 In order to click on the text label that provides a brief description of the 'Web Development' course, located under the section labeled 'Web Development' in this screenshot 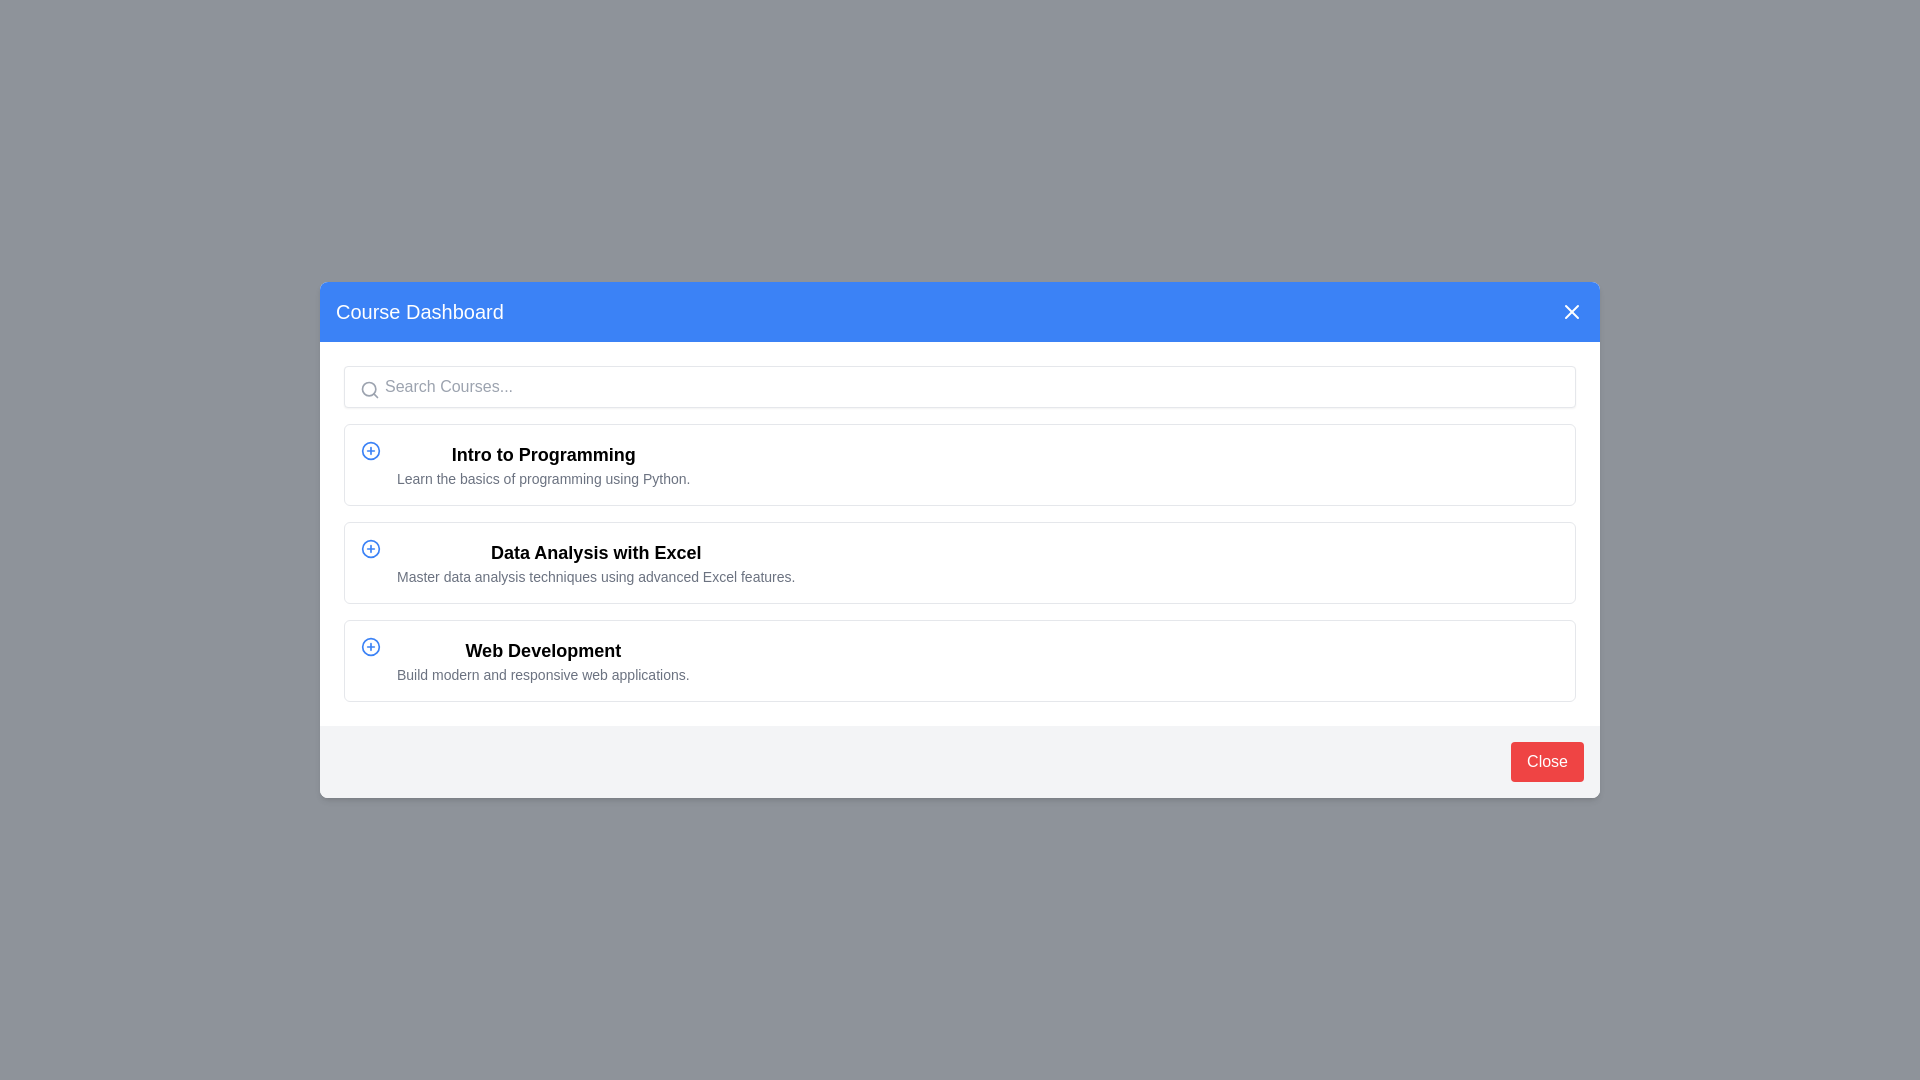, I will do `click(543, 675)`.